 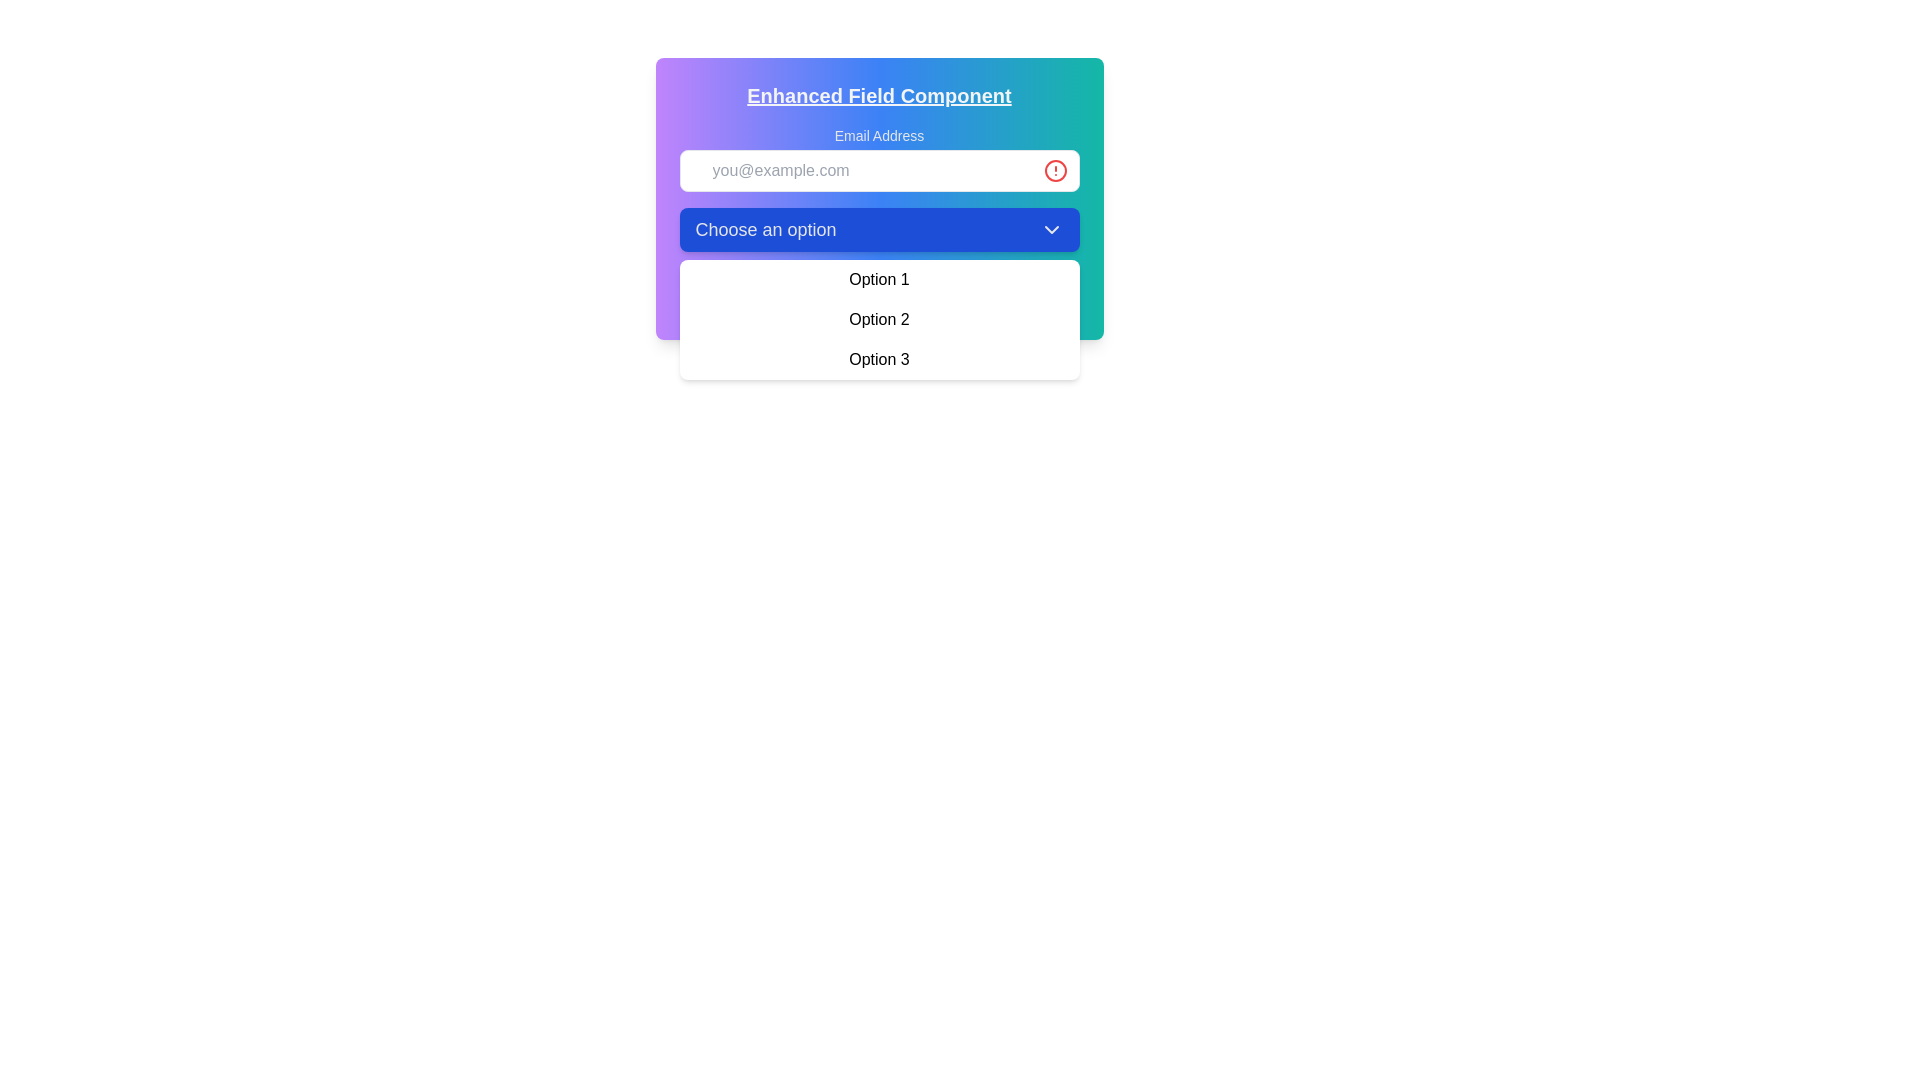 What do you see at coordinates (879, 358) in the screenshot?
I see `the dropdown menu option item labeled 'Option 3', which is the last item in the list` at bounding box center [879, 358].